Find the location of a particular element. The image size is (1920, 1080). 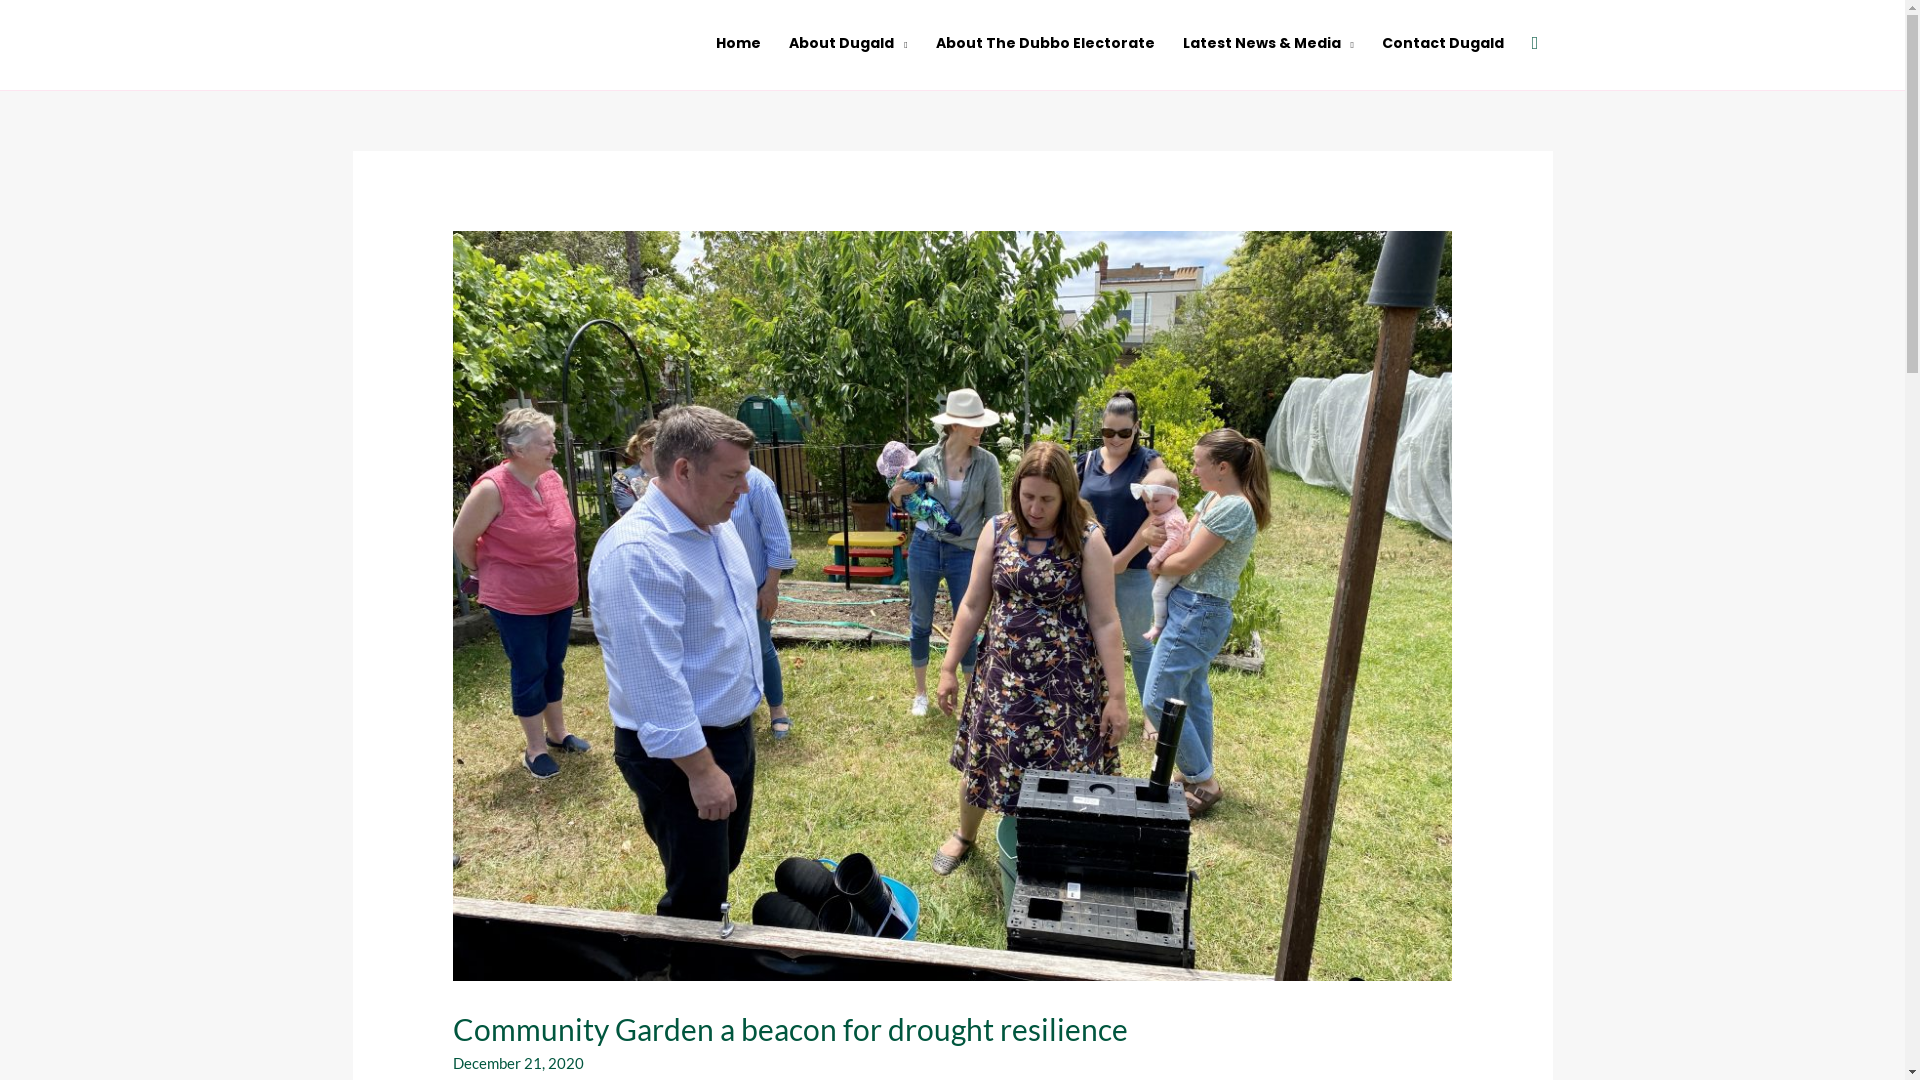

'Contact Dugald' is located at coordinates (1367, 42).